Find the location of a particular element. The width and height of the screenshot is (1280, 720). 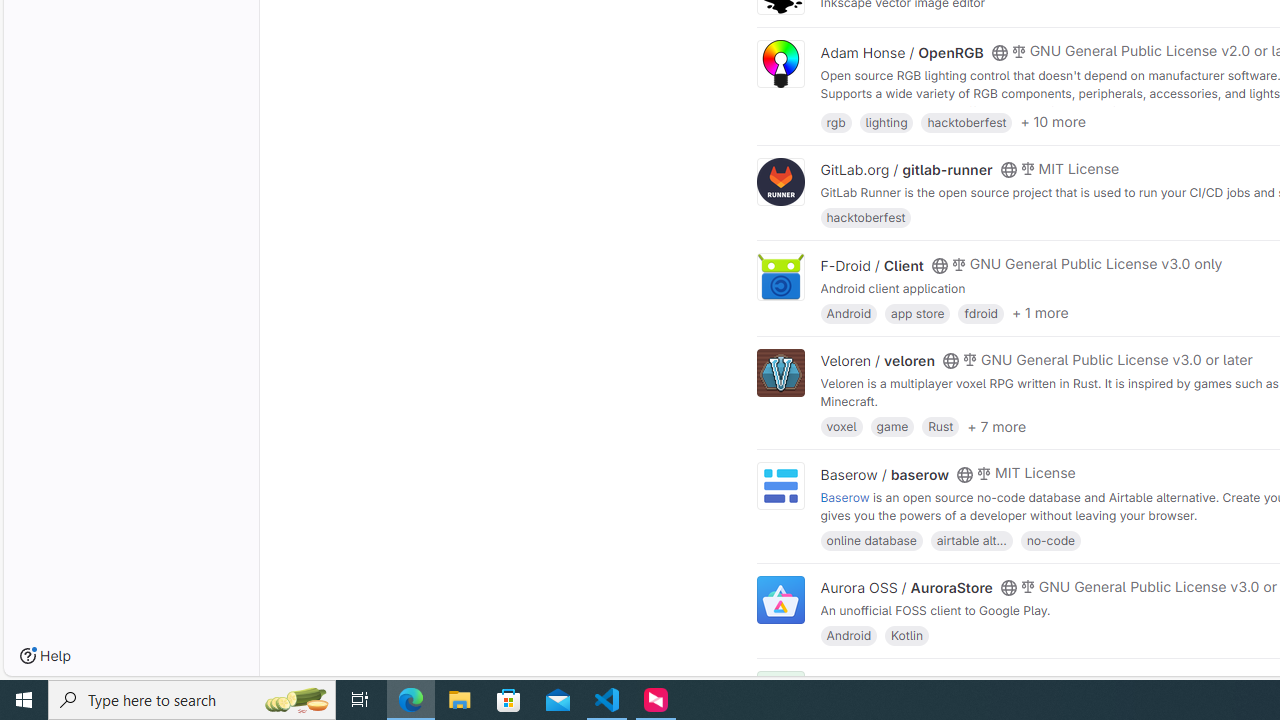

'Class: s14 gl-mr-2' is located at coordinates (1018, 680).